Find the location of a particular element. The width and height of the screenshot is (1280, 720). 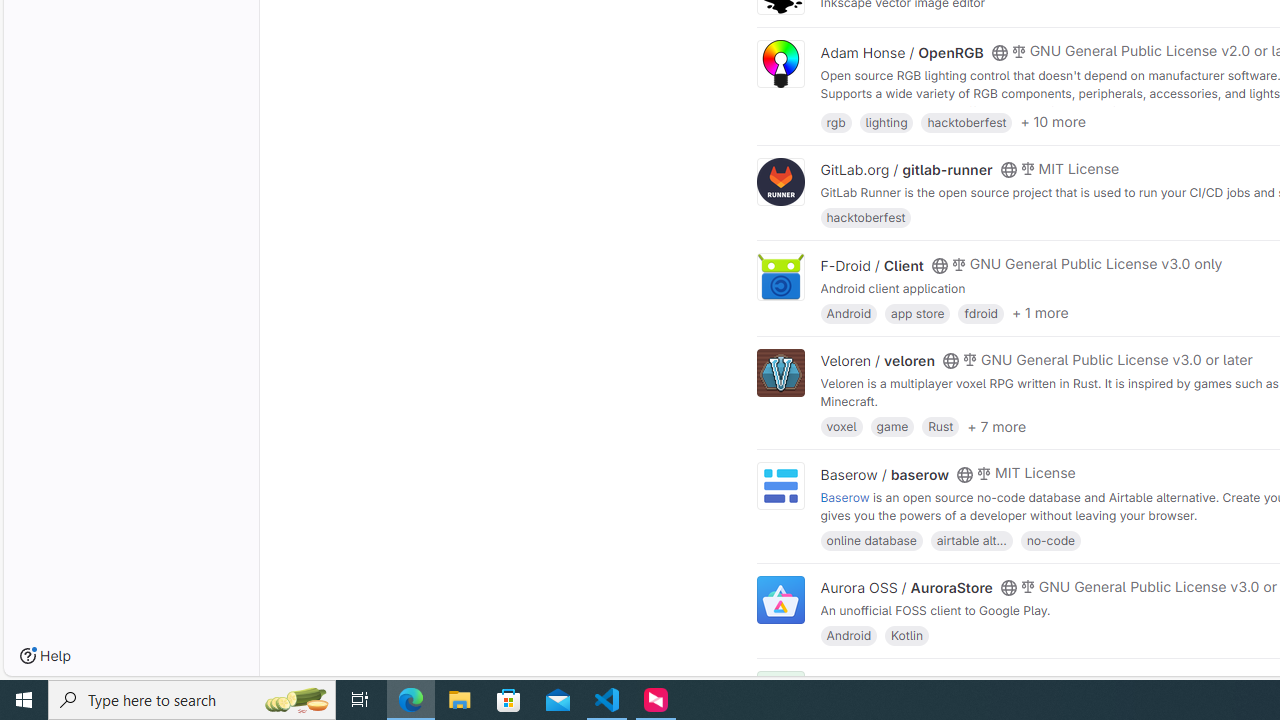

'Class: s14 gl-mr-2' is located at coordinates (1018, 680).